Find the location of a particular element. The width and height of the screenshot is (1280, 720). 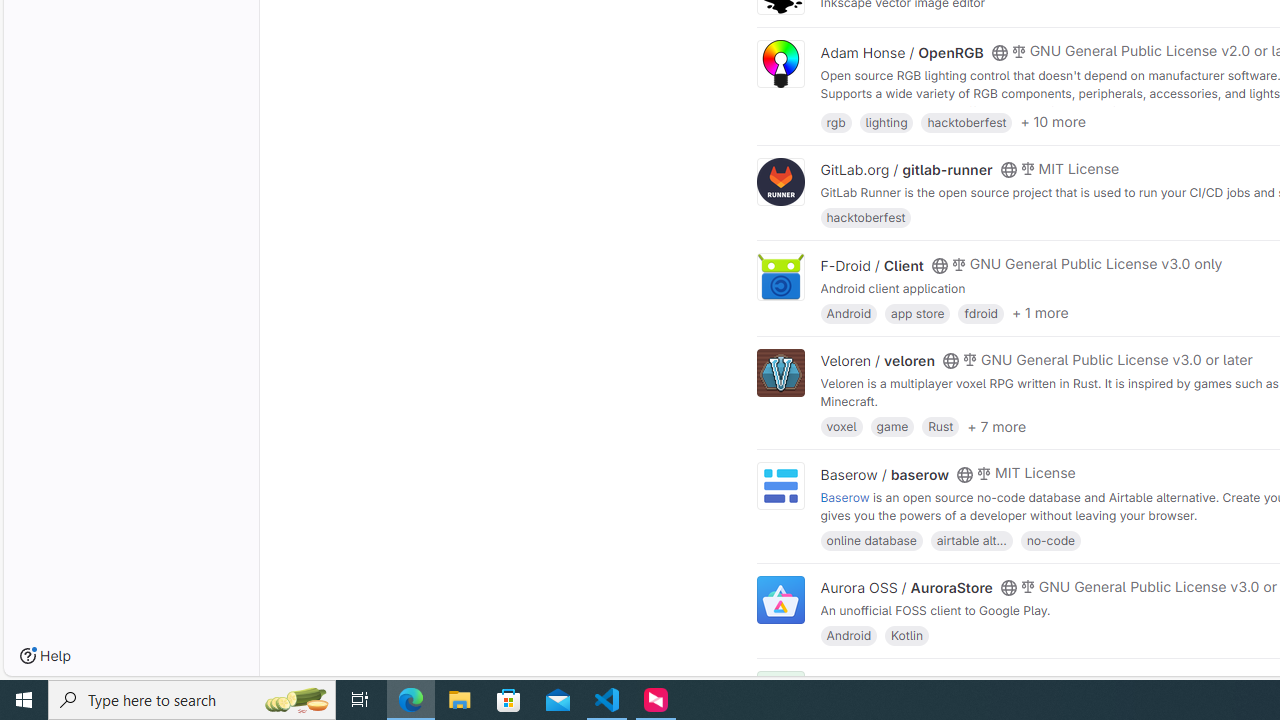

'Class: s14 gl-mr-2' is located at coordinates (1018, 680).